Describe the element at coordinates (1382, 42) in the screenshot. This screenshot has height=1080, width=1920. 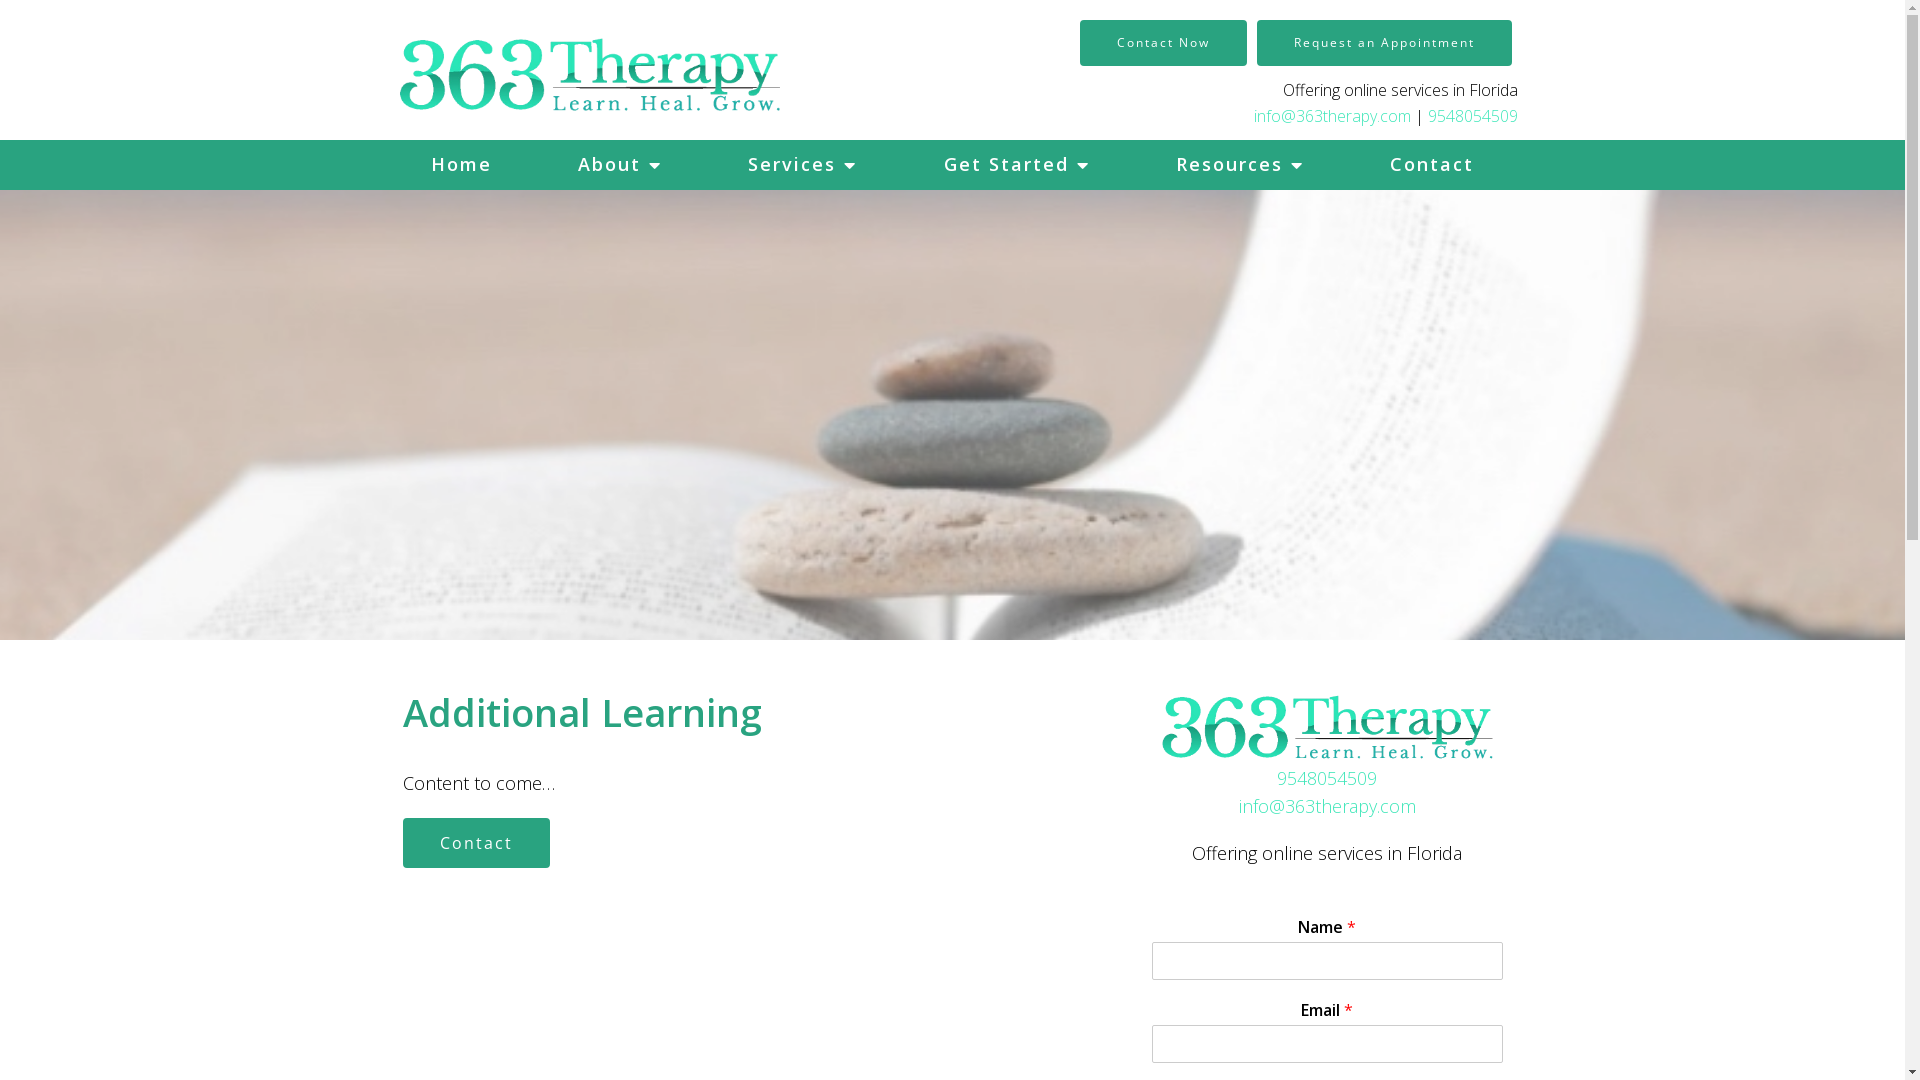
I see `'Request an Appointment'` at that location.